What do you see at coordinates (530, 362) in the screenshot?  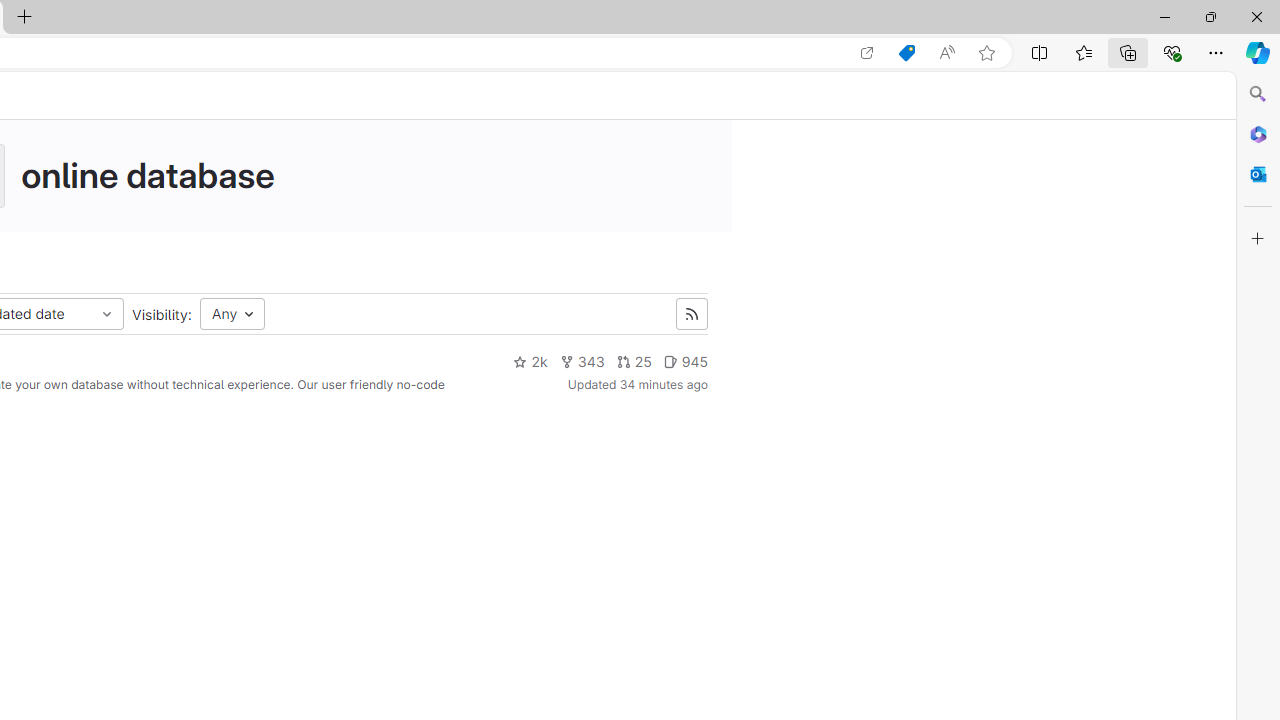 I see `'2k'` at bounding box center [530, 362].